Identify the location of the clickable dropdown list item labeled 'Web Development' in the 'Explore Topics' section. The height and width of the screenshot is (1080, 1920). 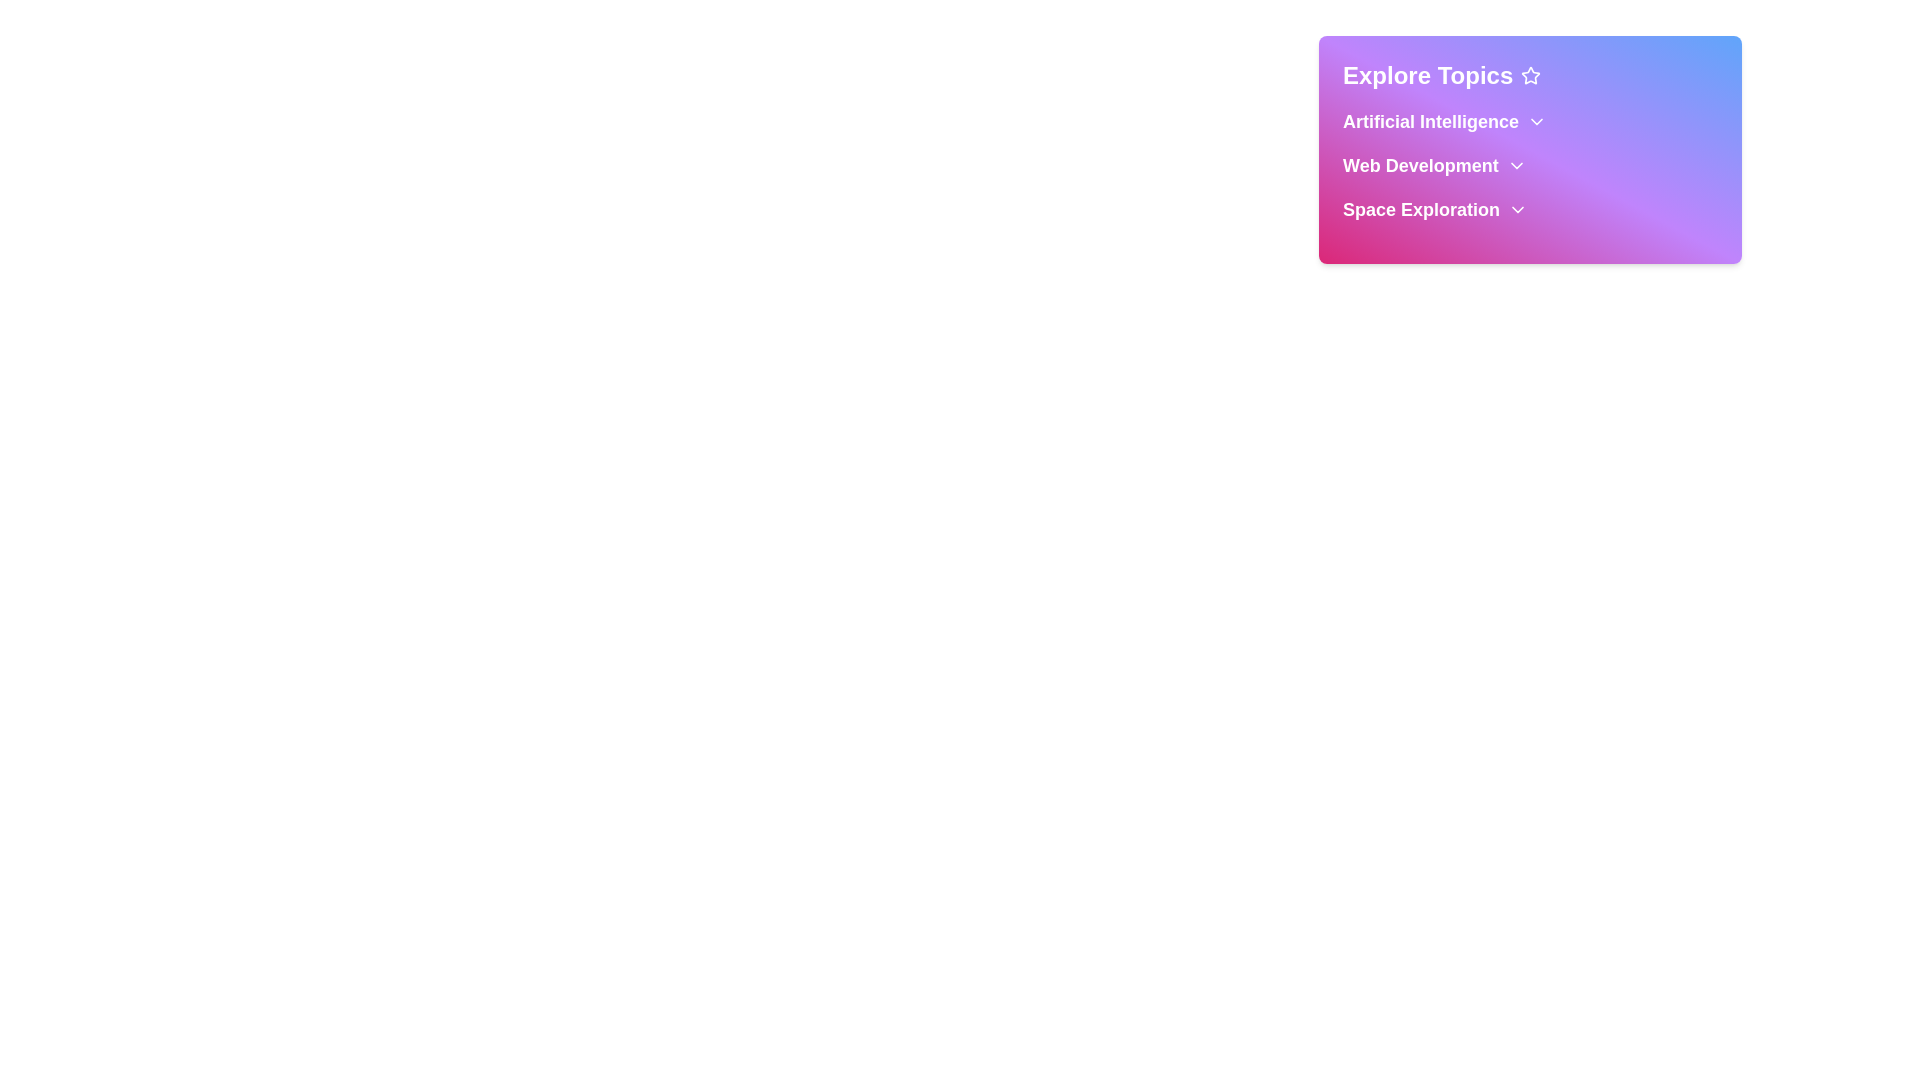
(1529, 164).